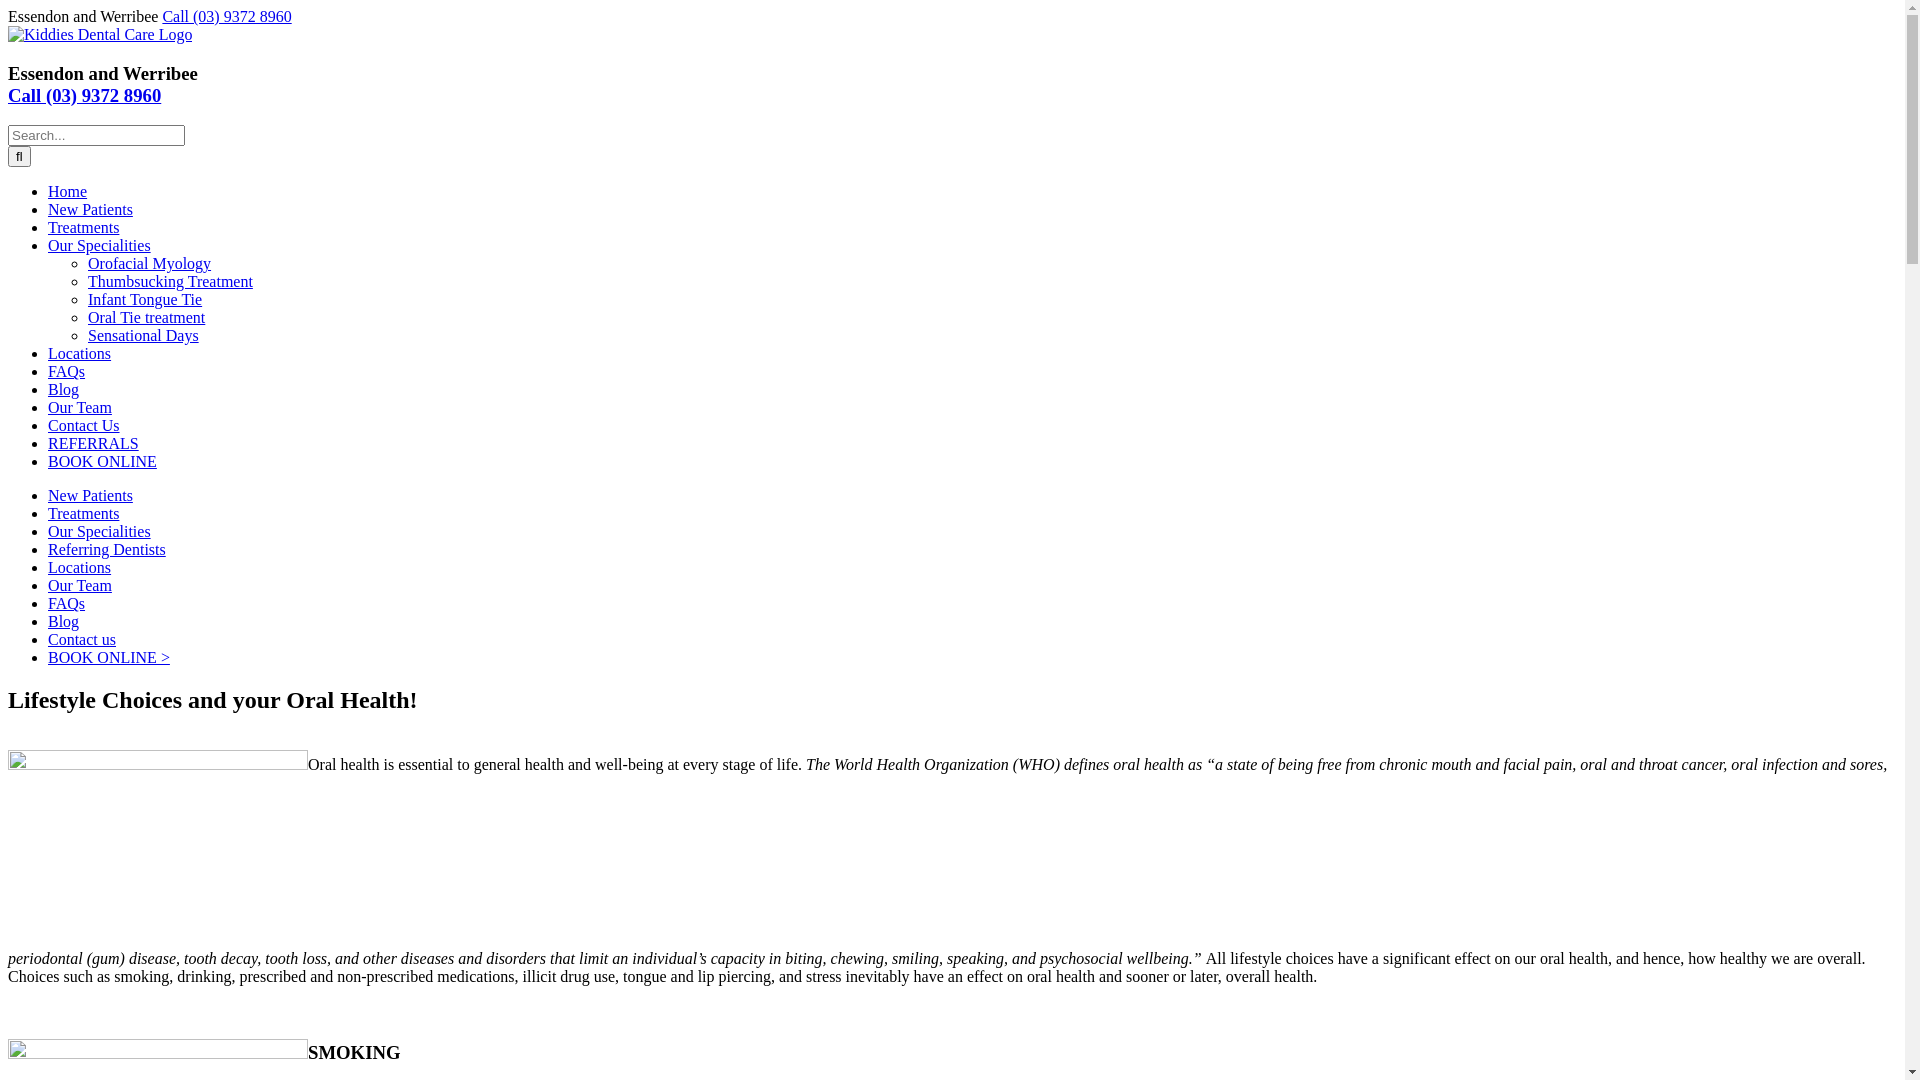  I want to click on 'Contact Us', so click(82, 424).